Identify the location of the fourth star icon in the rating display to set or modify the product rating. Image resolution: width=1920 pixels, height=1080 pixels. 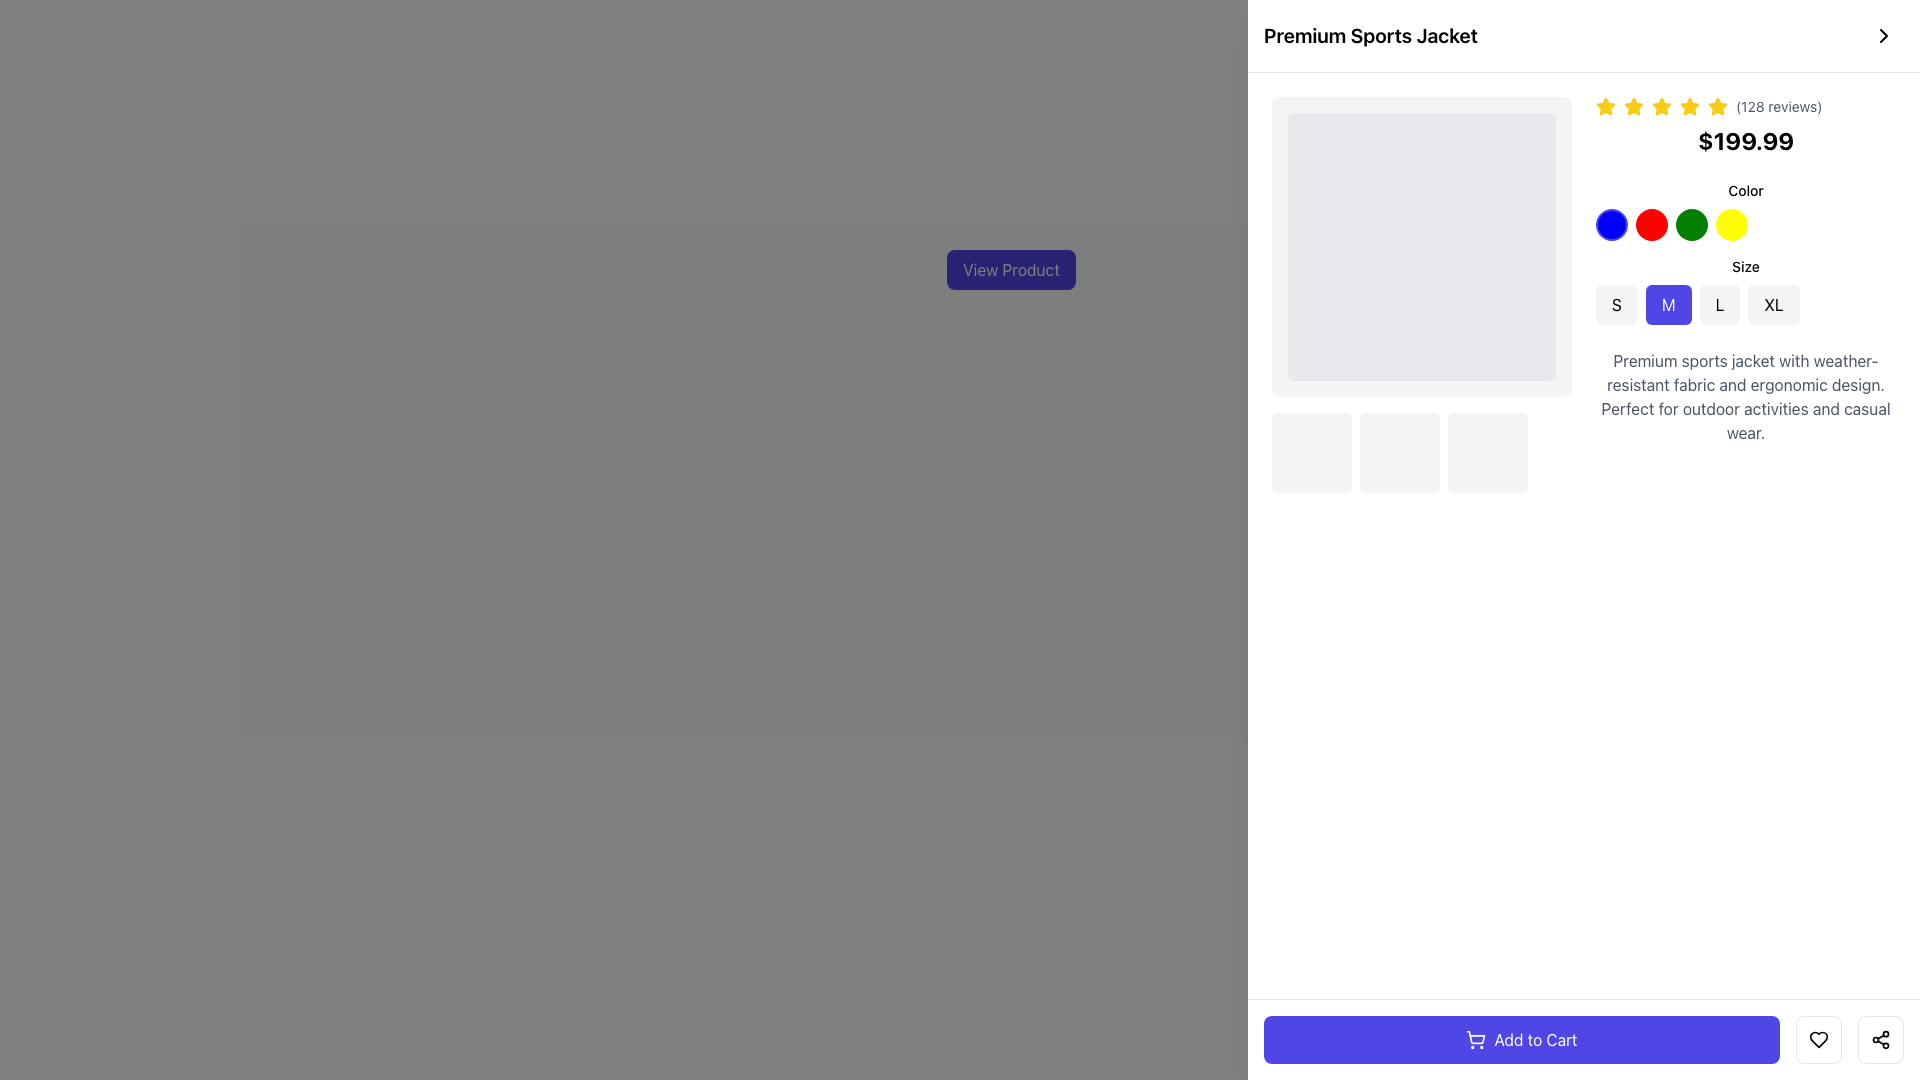
(1716, 105).